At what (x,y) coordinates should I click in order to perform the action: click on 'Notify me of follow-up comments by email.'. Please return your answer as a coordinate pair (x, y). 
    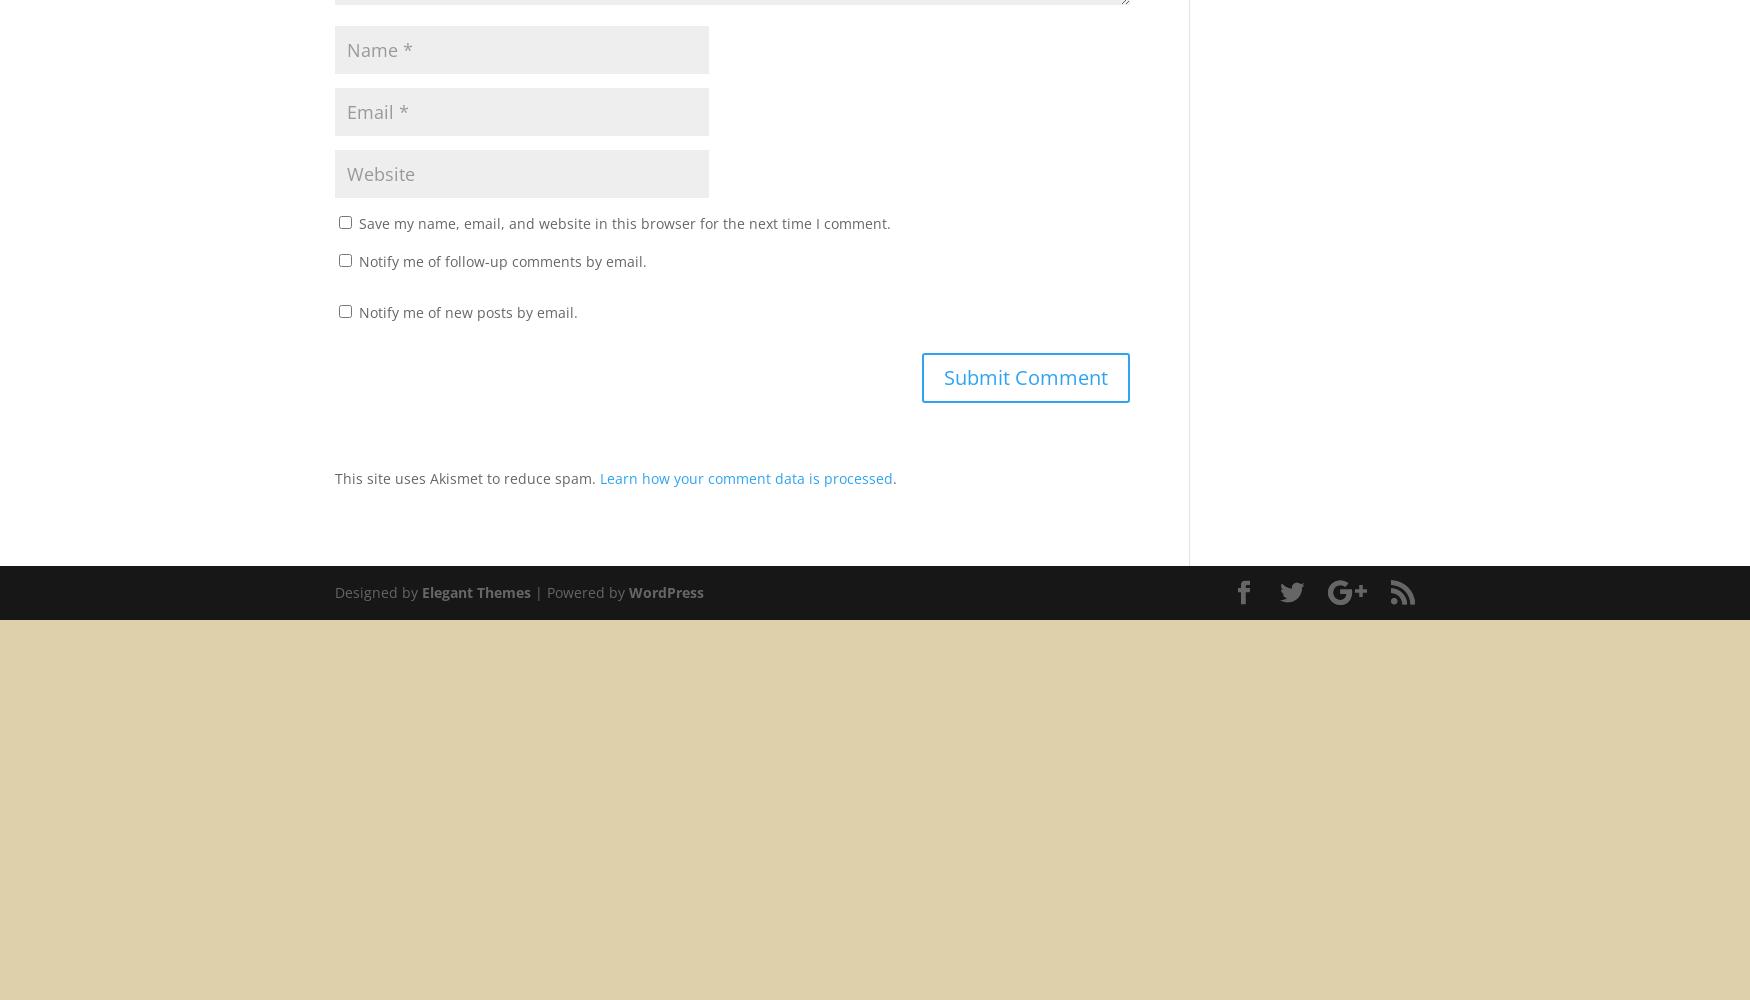
    Looking at the image, I should click on (501, 260).